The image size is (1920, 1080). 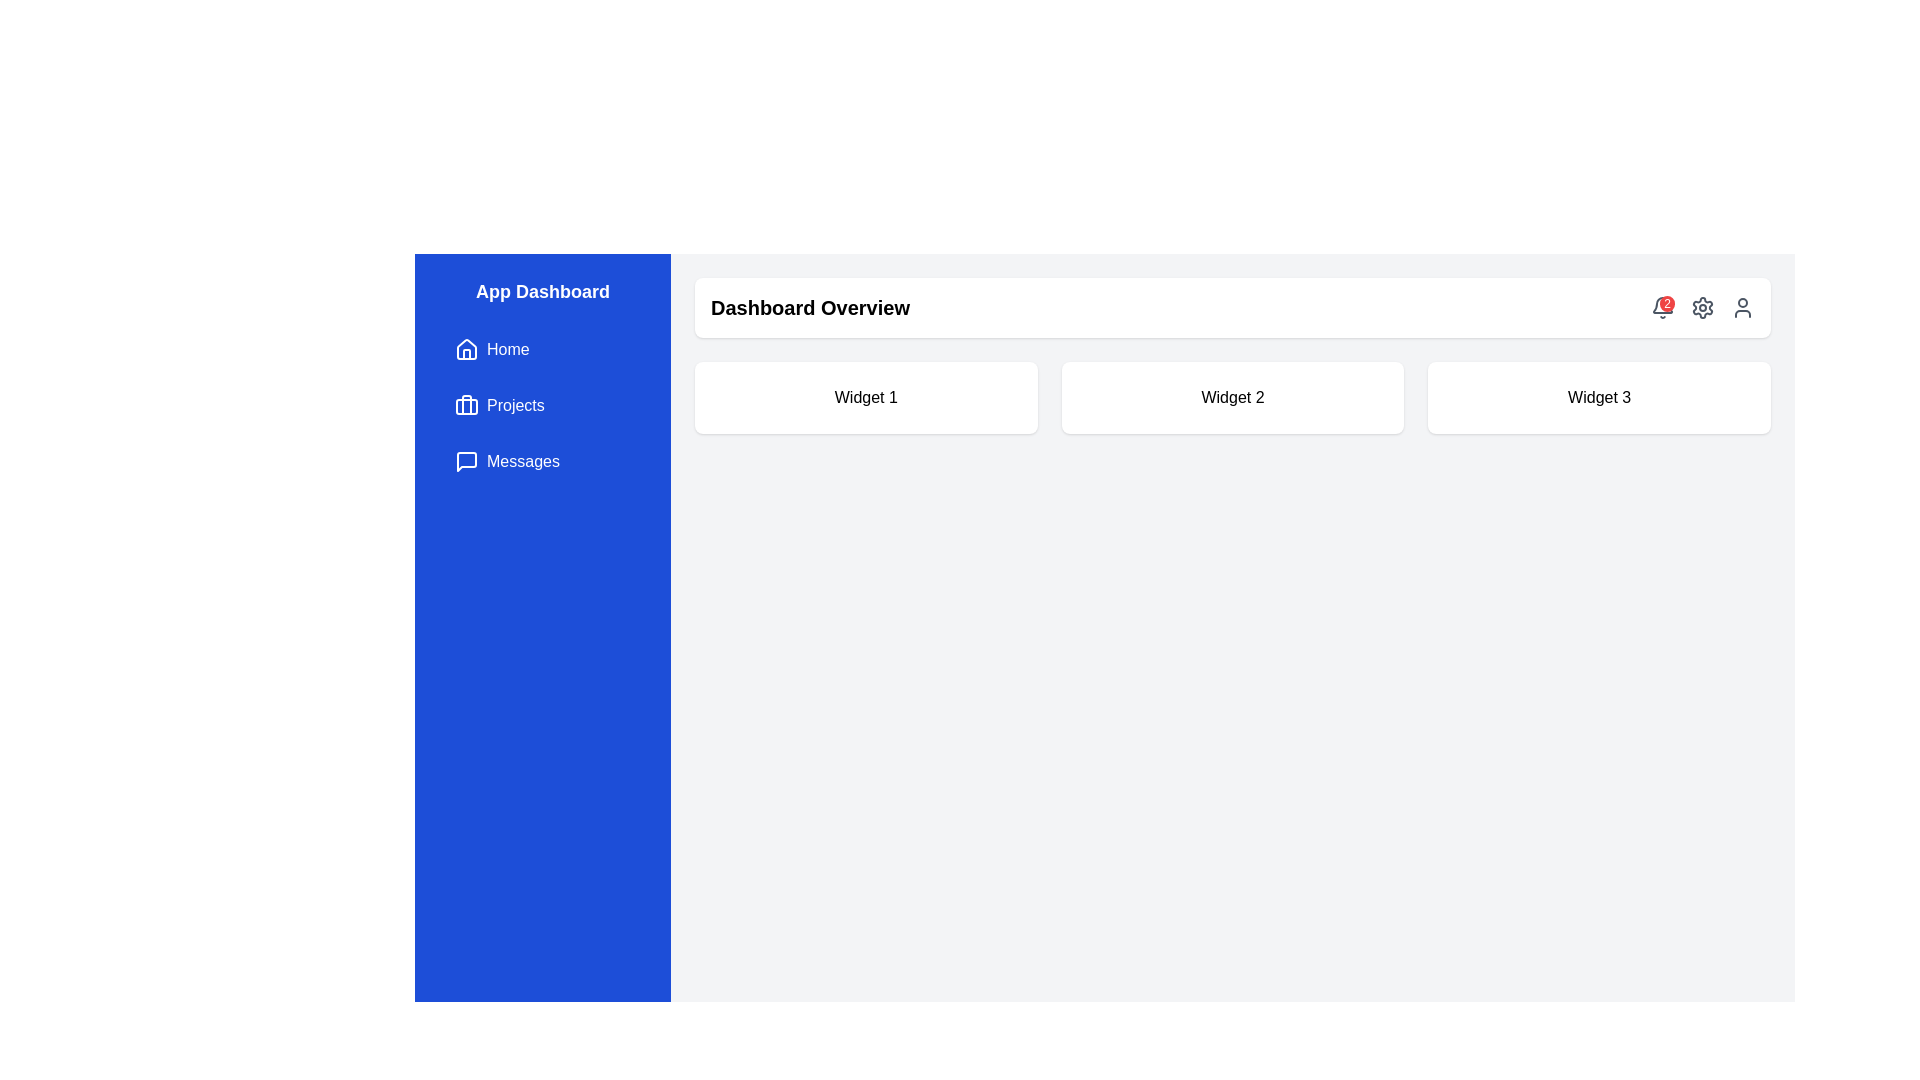 I want to click on the user-related features button located in the top-right corner of the interface, positioned to the right of the gear-shaped settings icon, so click(x=1741, y=308).